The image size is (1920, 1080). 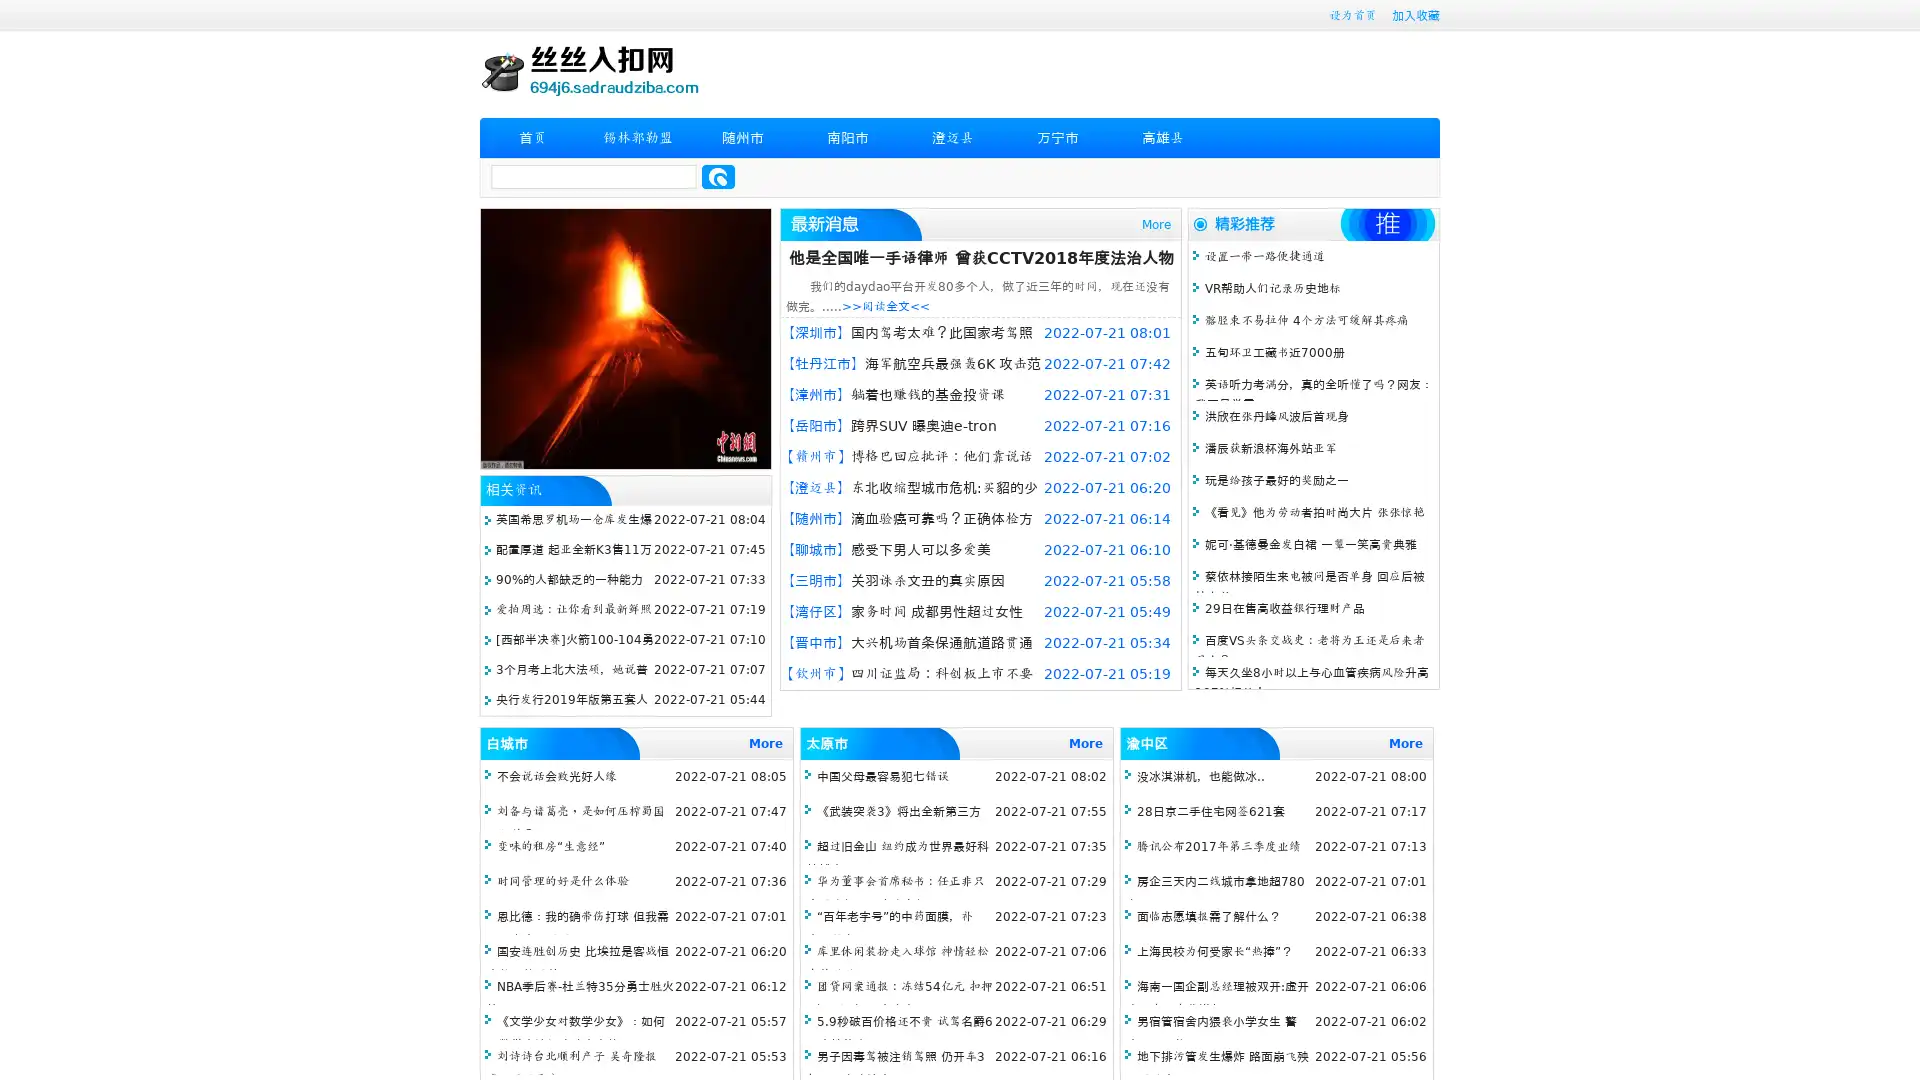 I want to click on Search, so click(x=718, y=176).